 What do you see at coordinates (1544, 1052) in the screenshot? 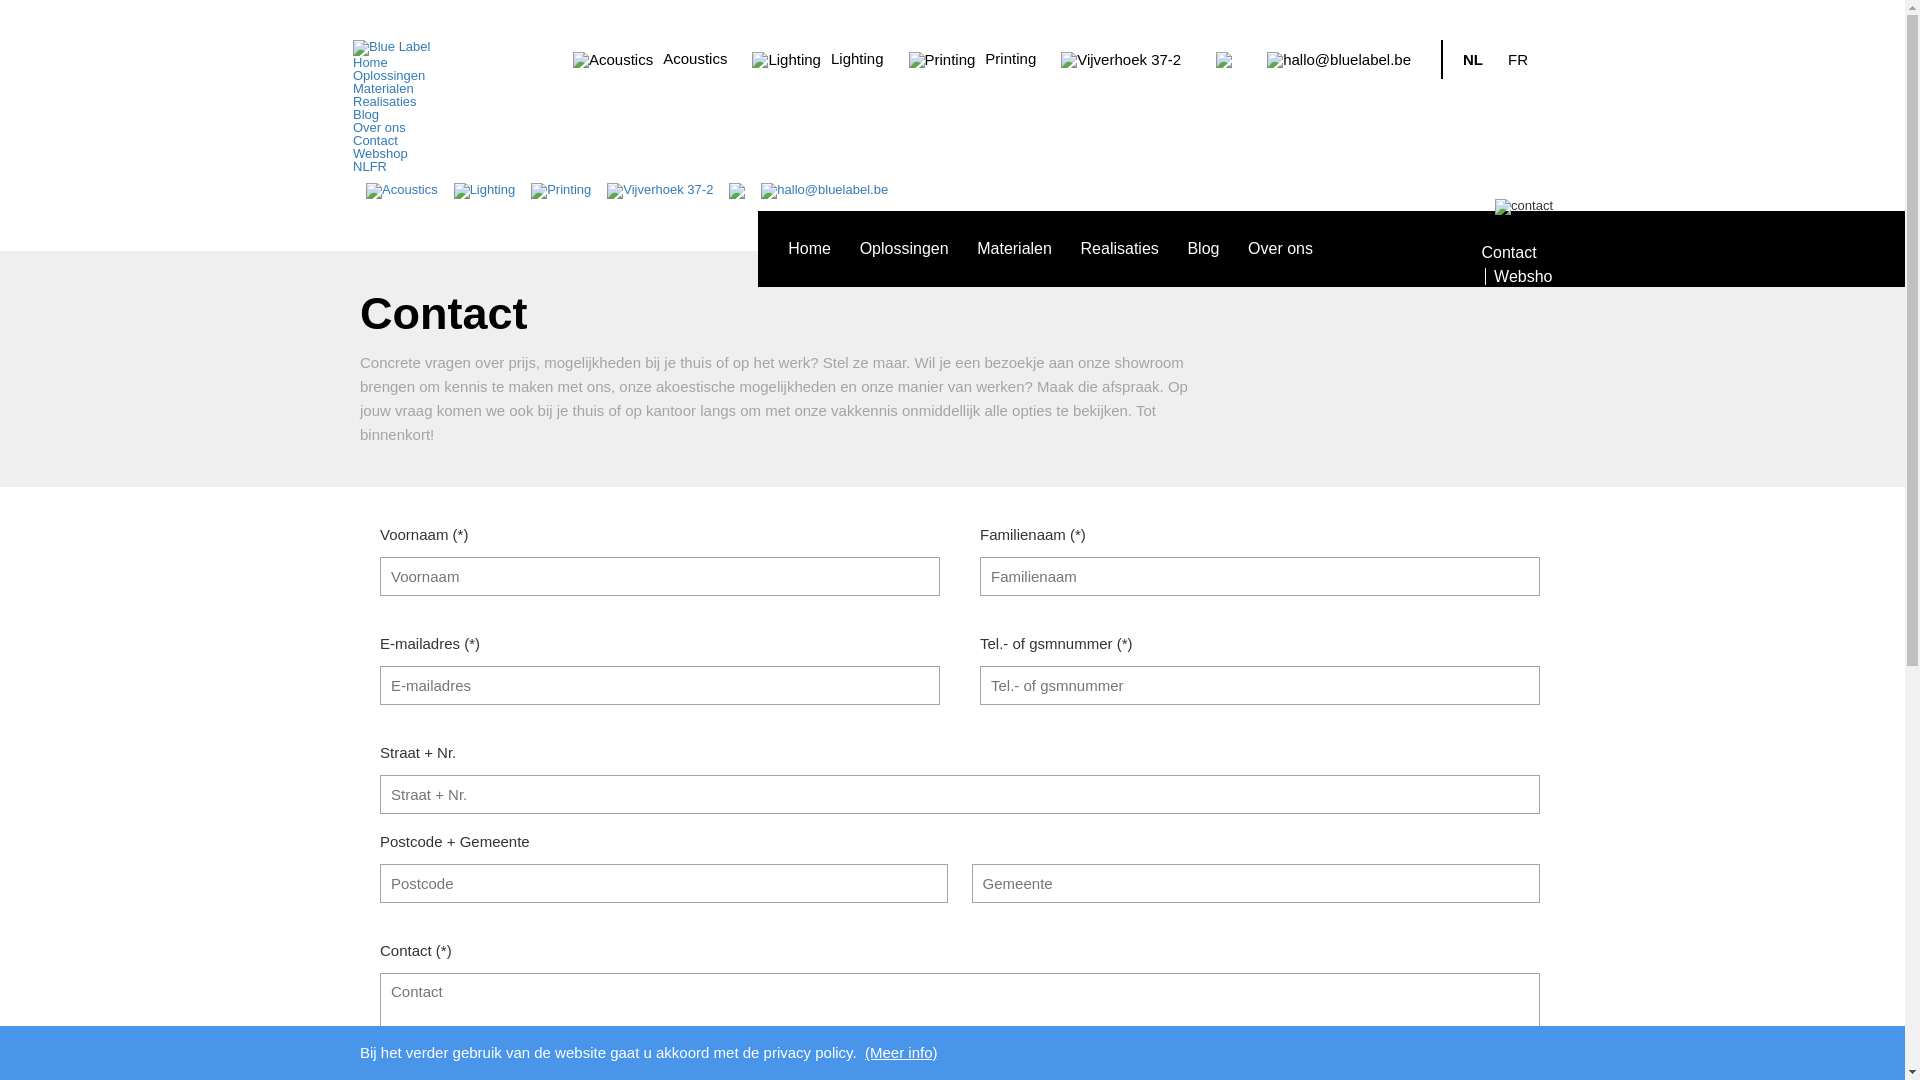
I see `'Cookies Akkoord'` at bounding box center [1544, 1052].